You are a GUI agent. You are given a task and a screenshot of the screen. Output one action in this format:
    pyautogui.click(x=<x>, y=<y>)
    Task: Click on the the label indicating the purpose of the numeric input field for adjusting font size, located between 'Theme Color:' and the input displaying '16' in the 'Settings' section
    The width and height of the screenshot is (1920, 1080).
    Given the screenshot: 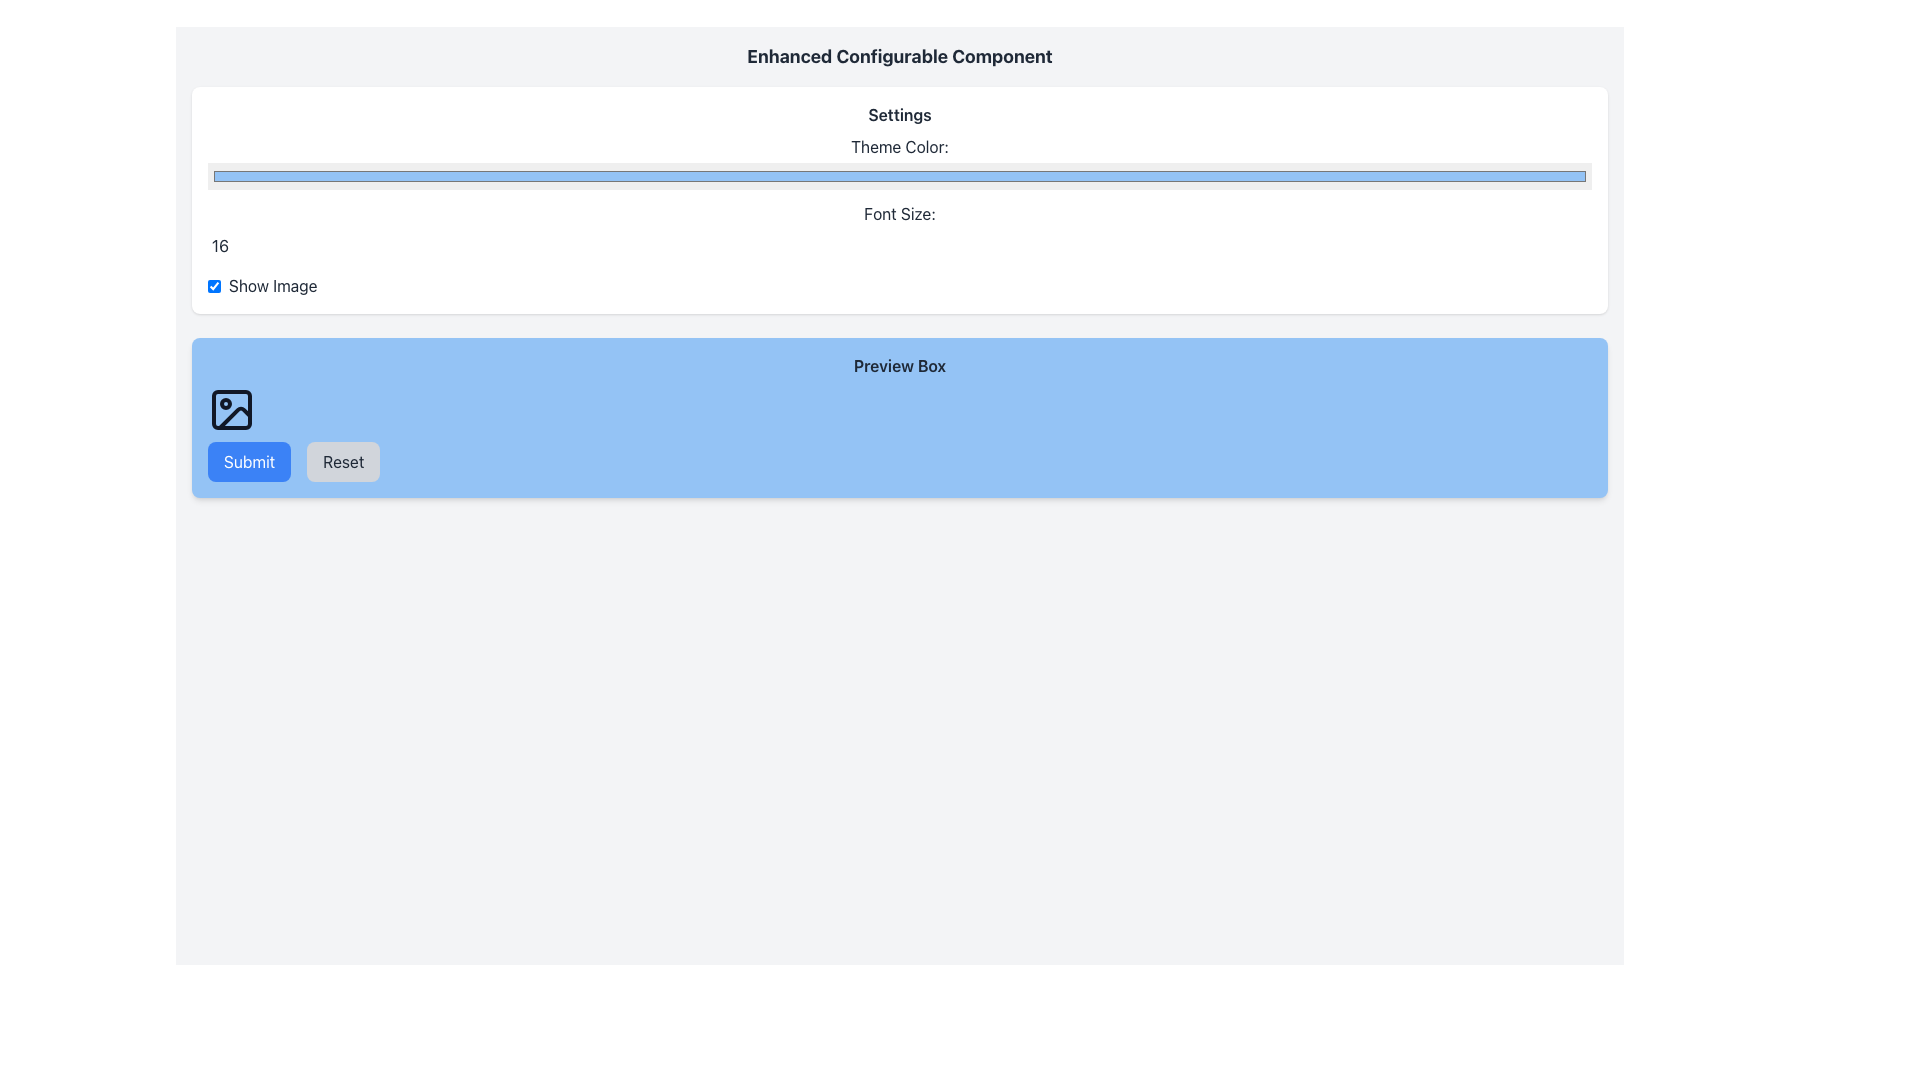 What is the action you would take?
    pyautogui.click(x=899, y=213)
    